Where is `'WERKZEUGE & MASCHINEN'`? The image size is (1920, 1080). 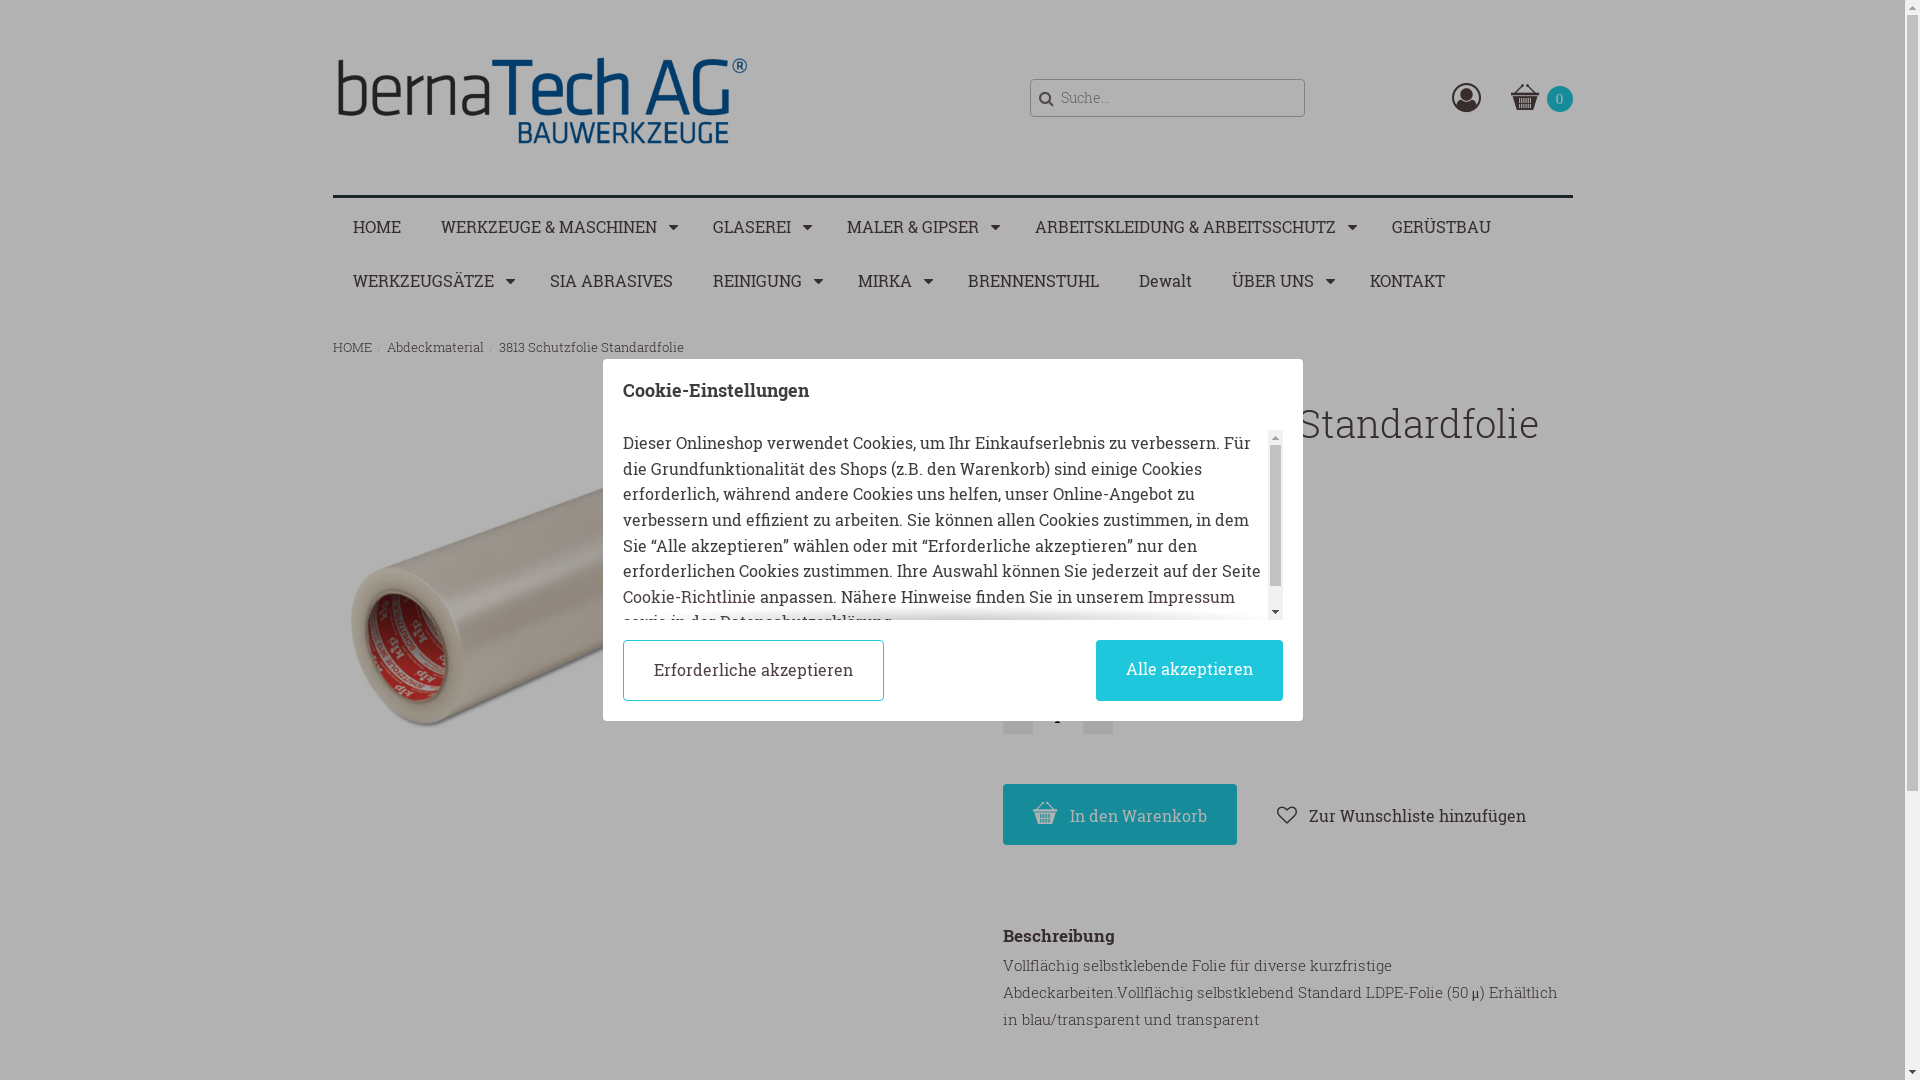 'WERKZEUGE & MASCHINEN' is located at coordinates (556, 225).